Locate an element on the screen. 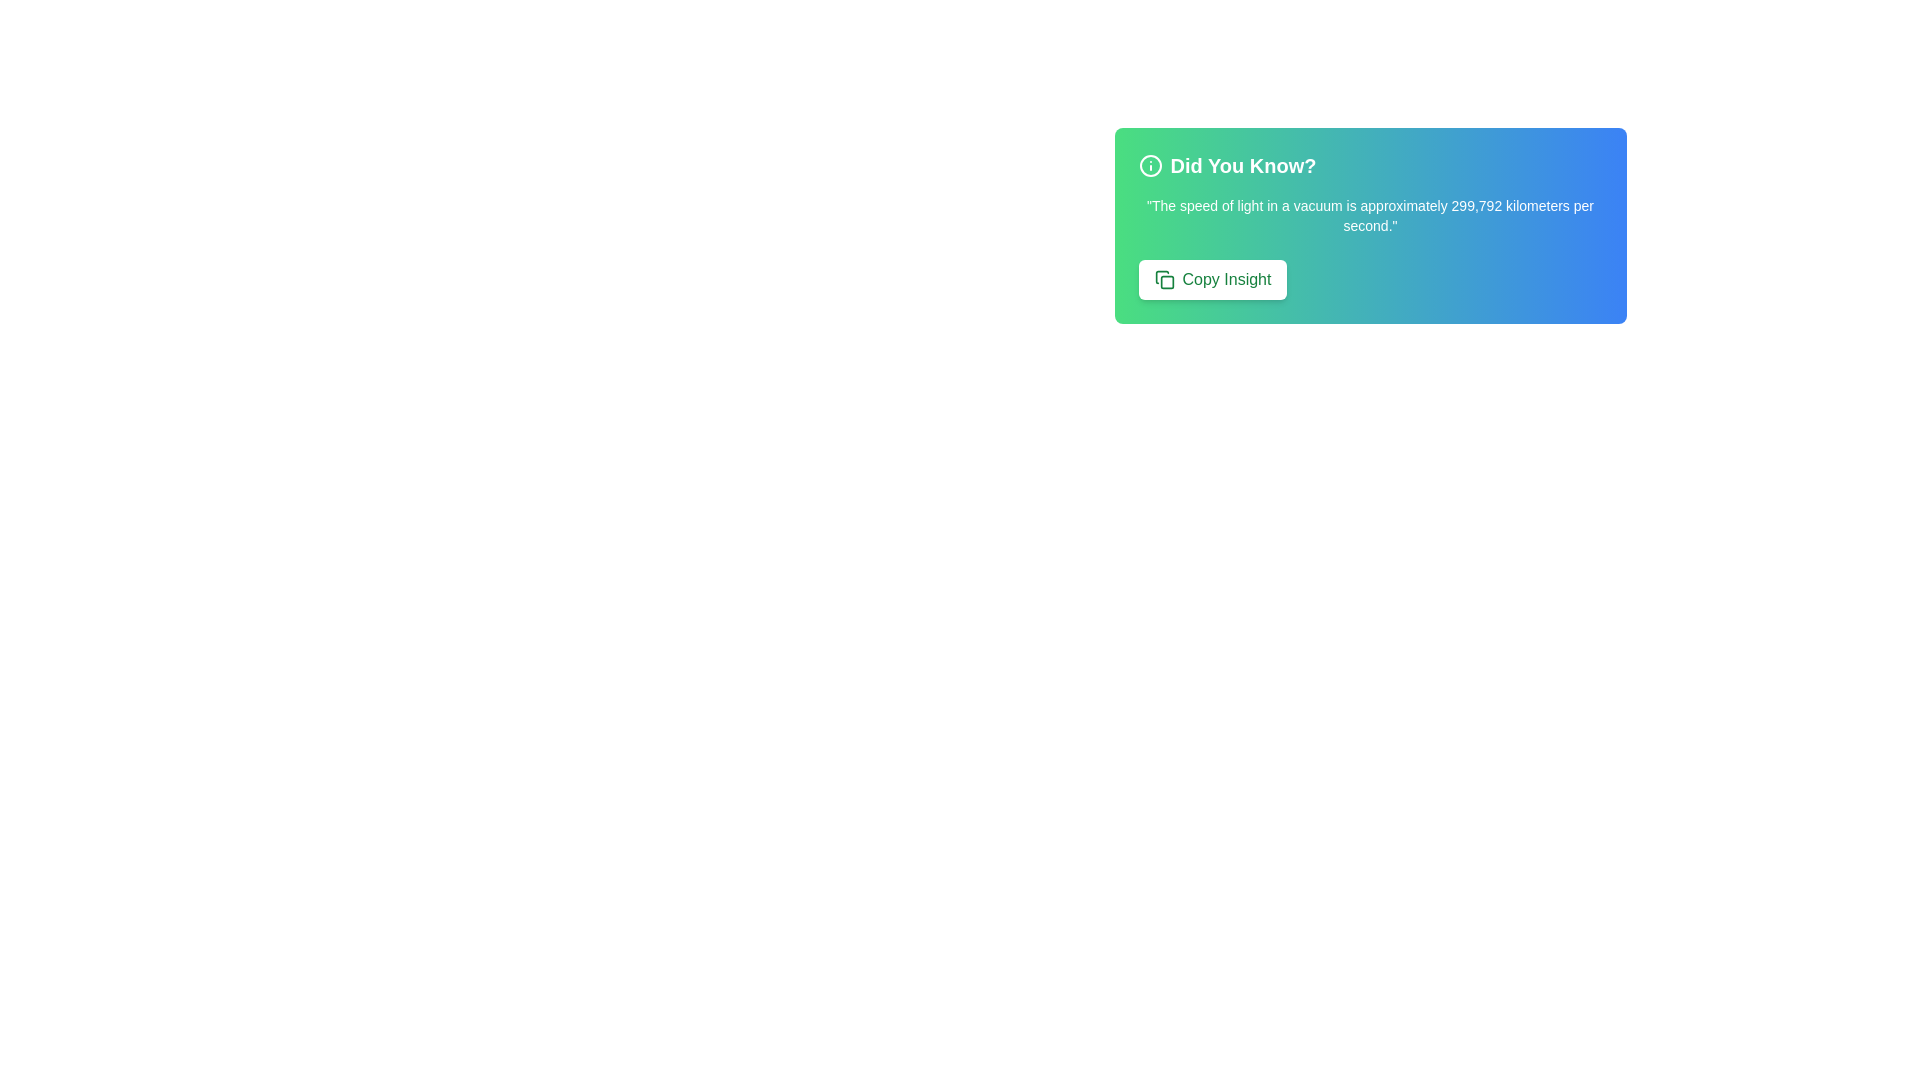  the 'Copy' button located at the bottom-left of the colorful gradient box titled 'Did You Know?' is located at coordinates (1212, 280).